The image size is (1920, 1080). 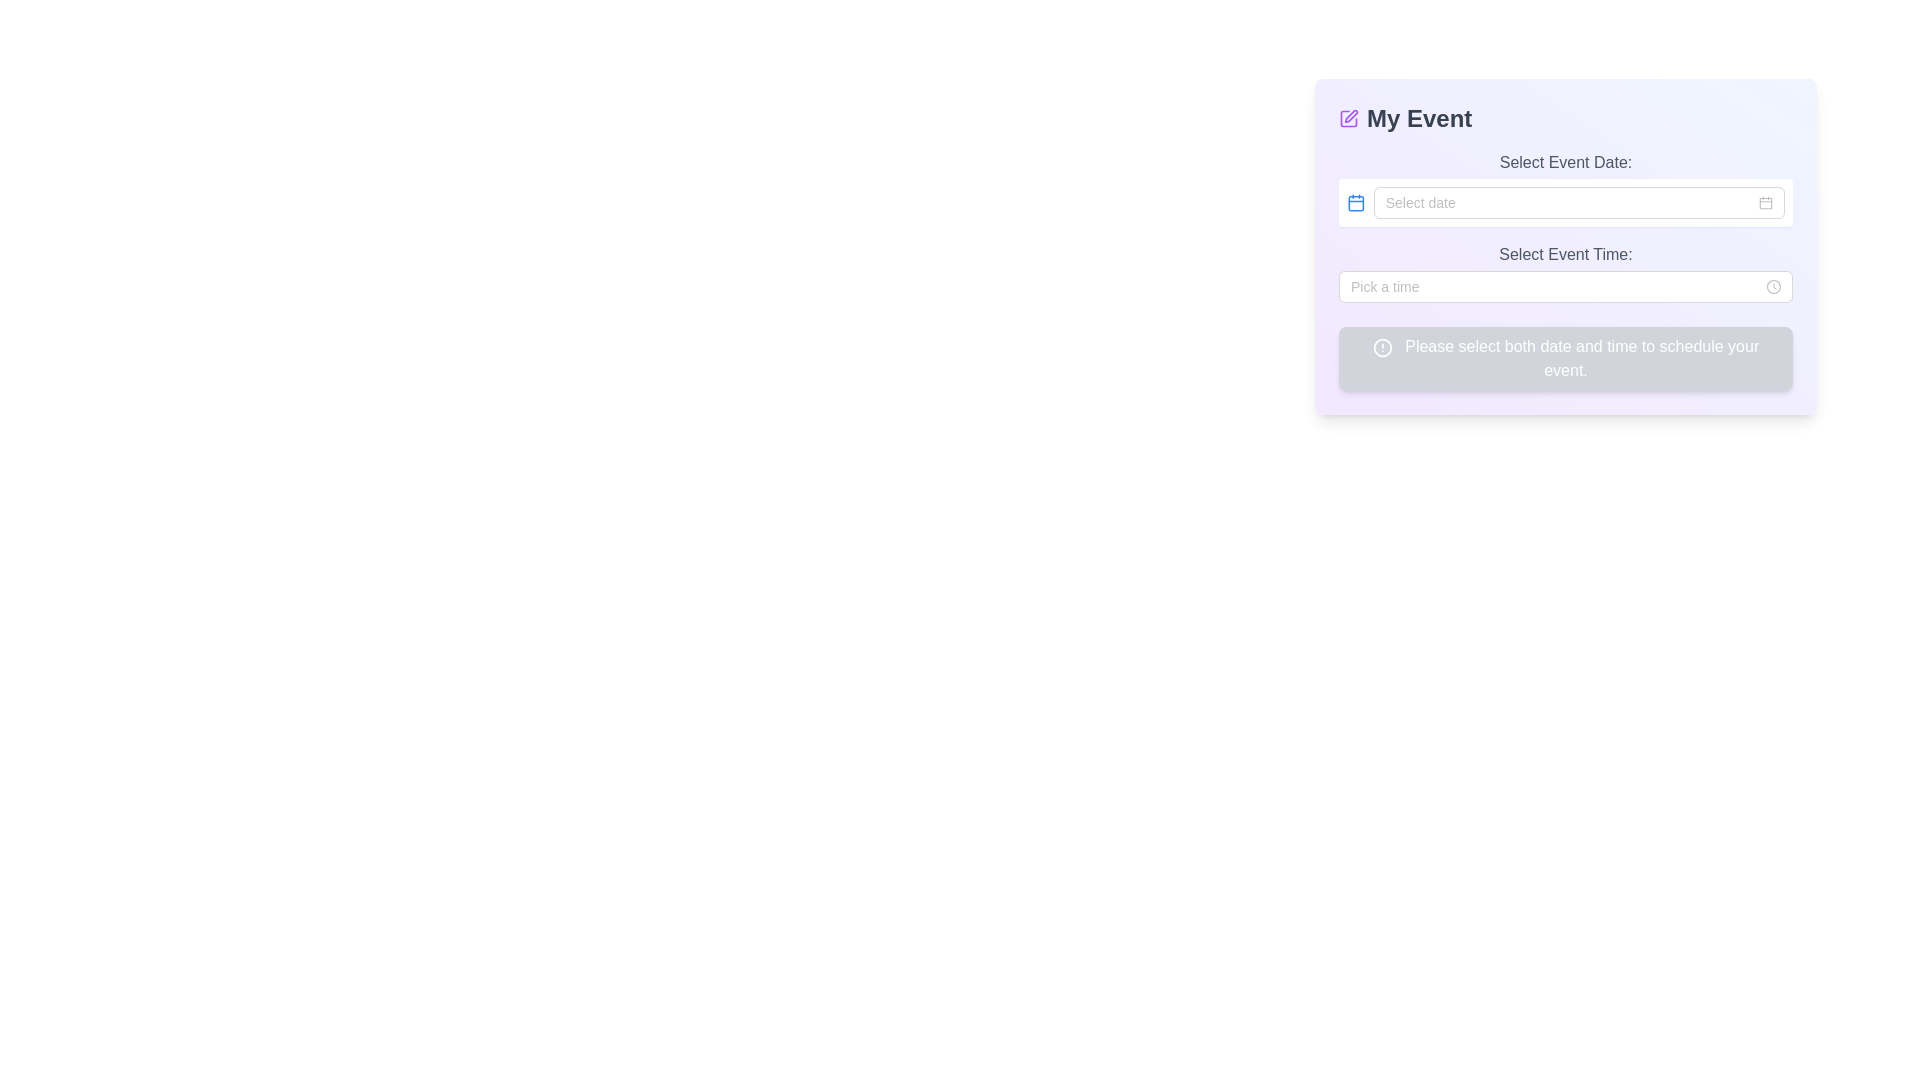 I want to click on informational message displayed in the text label that states 'Please select both date and time to schedule your event.', so click(x=1564, y=357).